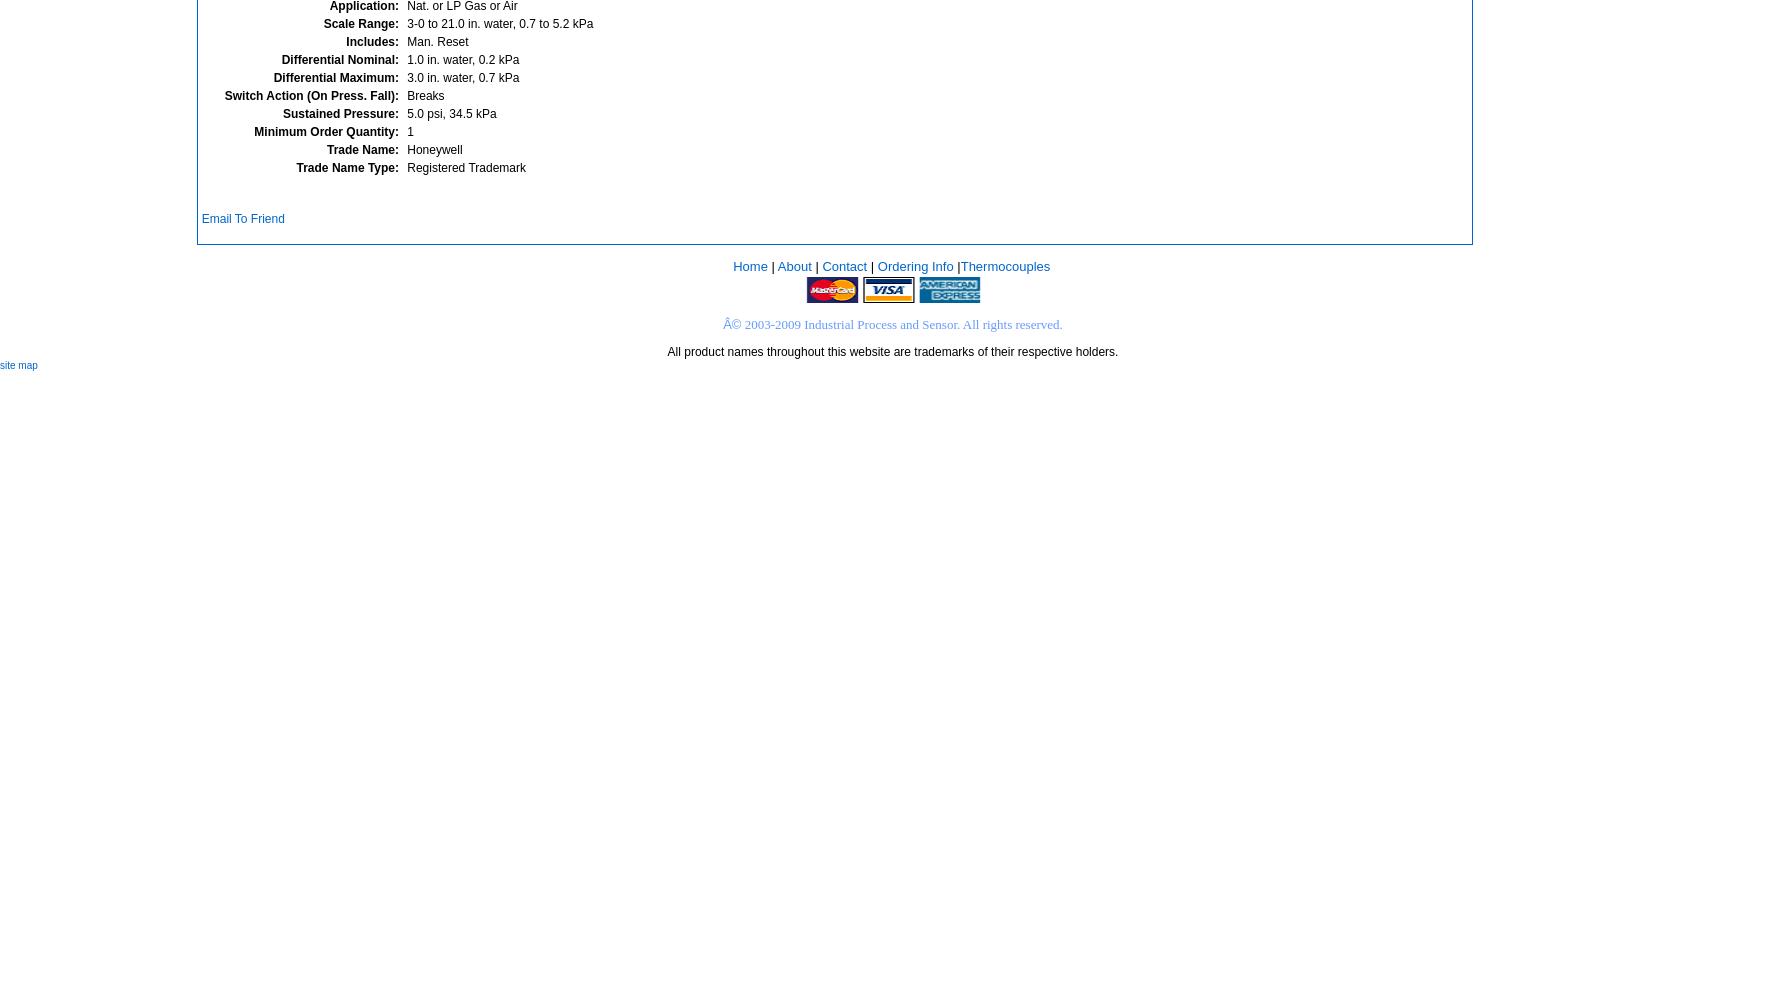 The width and height of the screenshot is (1786, 1000). I want to click on 'site map', so click(18, 363).